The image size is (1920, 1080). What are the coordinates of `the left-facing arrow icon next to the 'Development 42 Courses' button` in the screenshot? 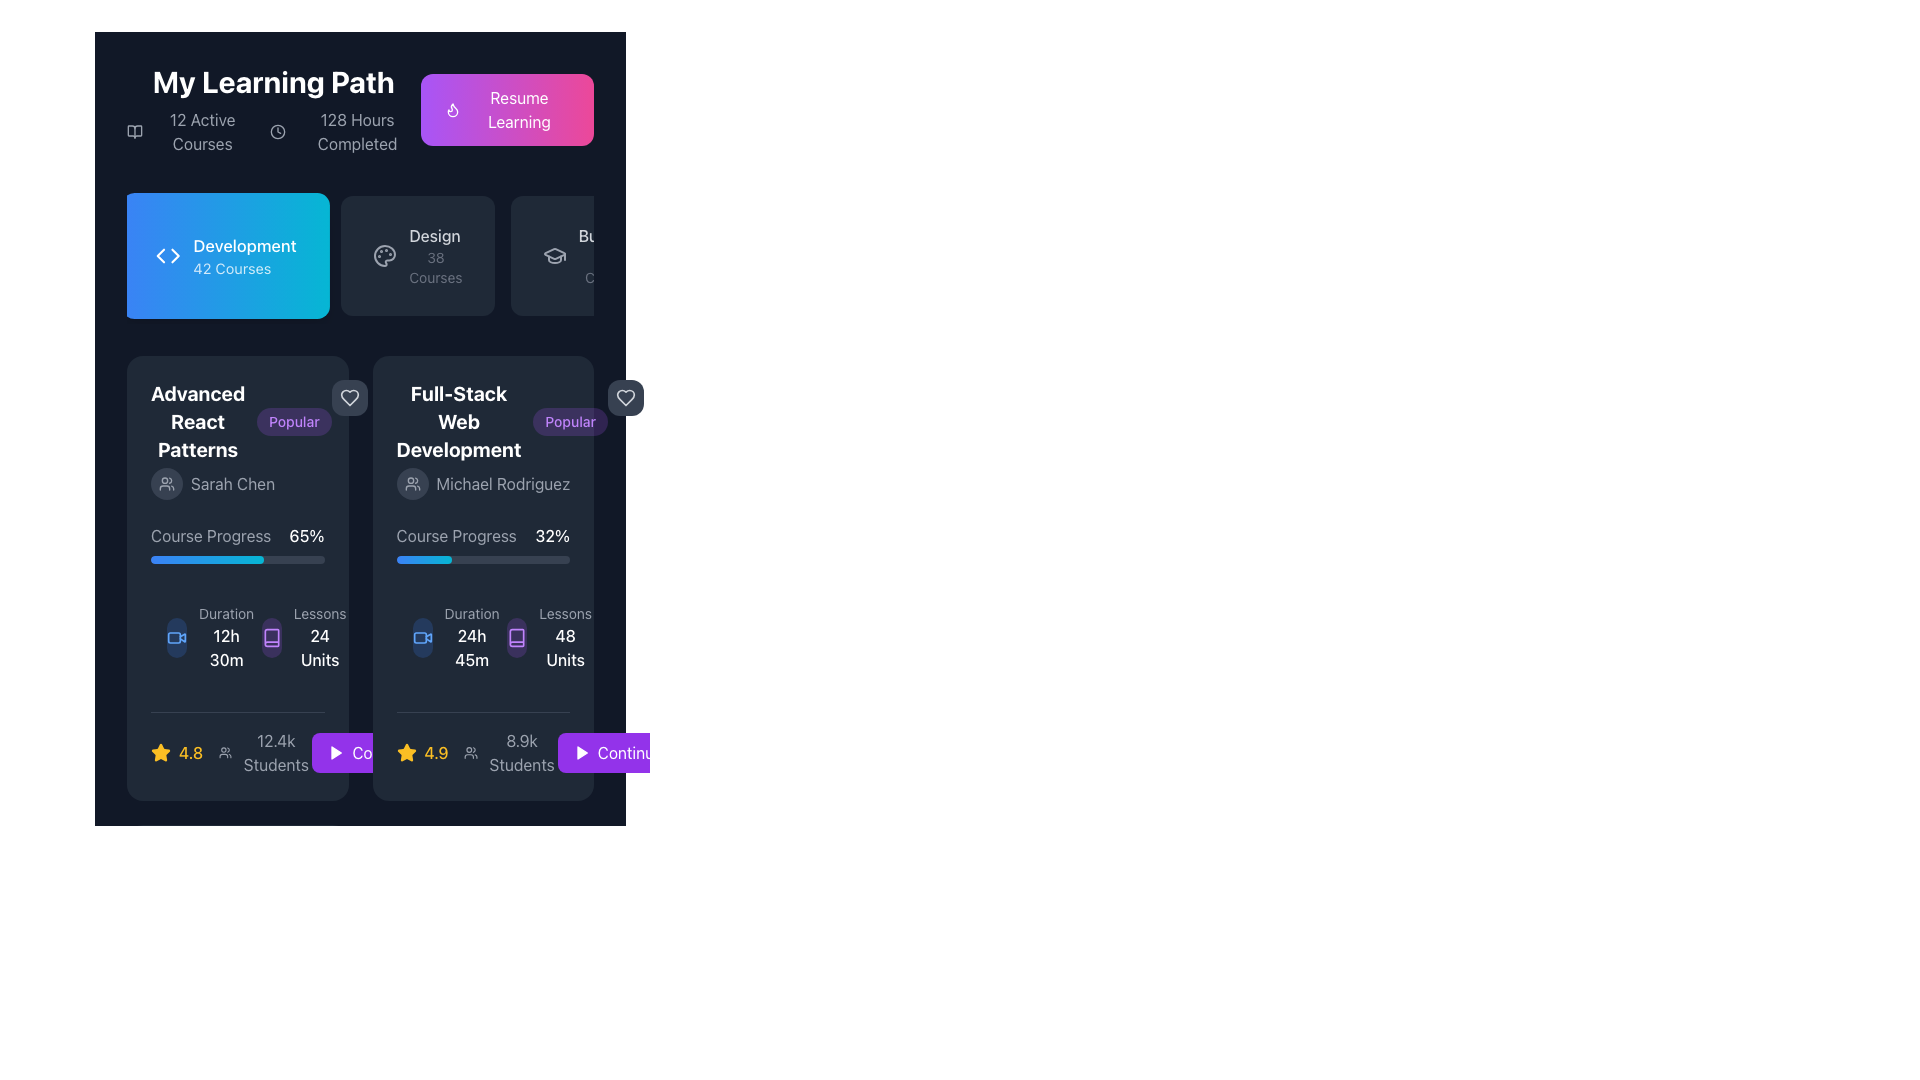 It's located at (175, 254).